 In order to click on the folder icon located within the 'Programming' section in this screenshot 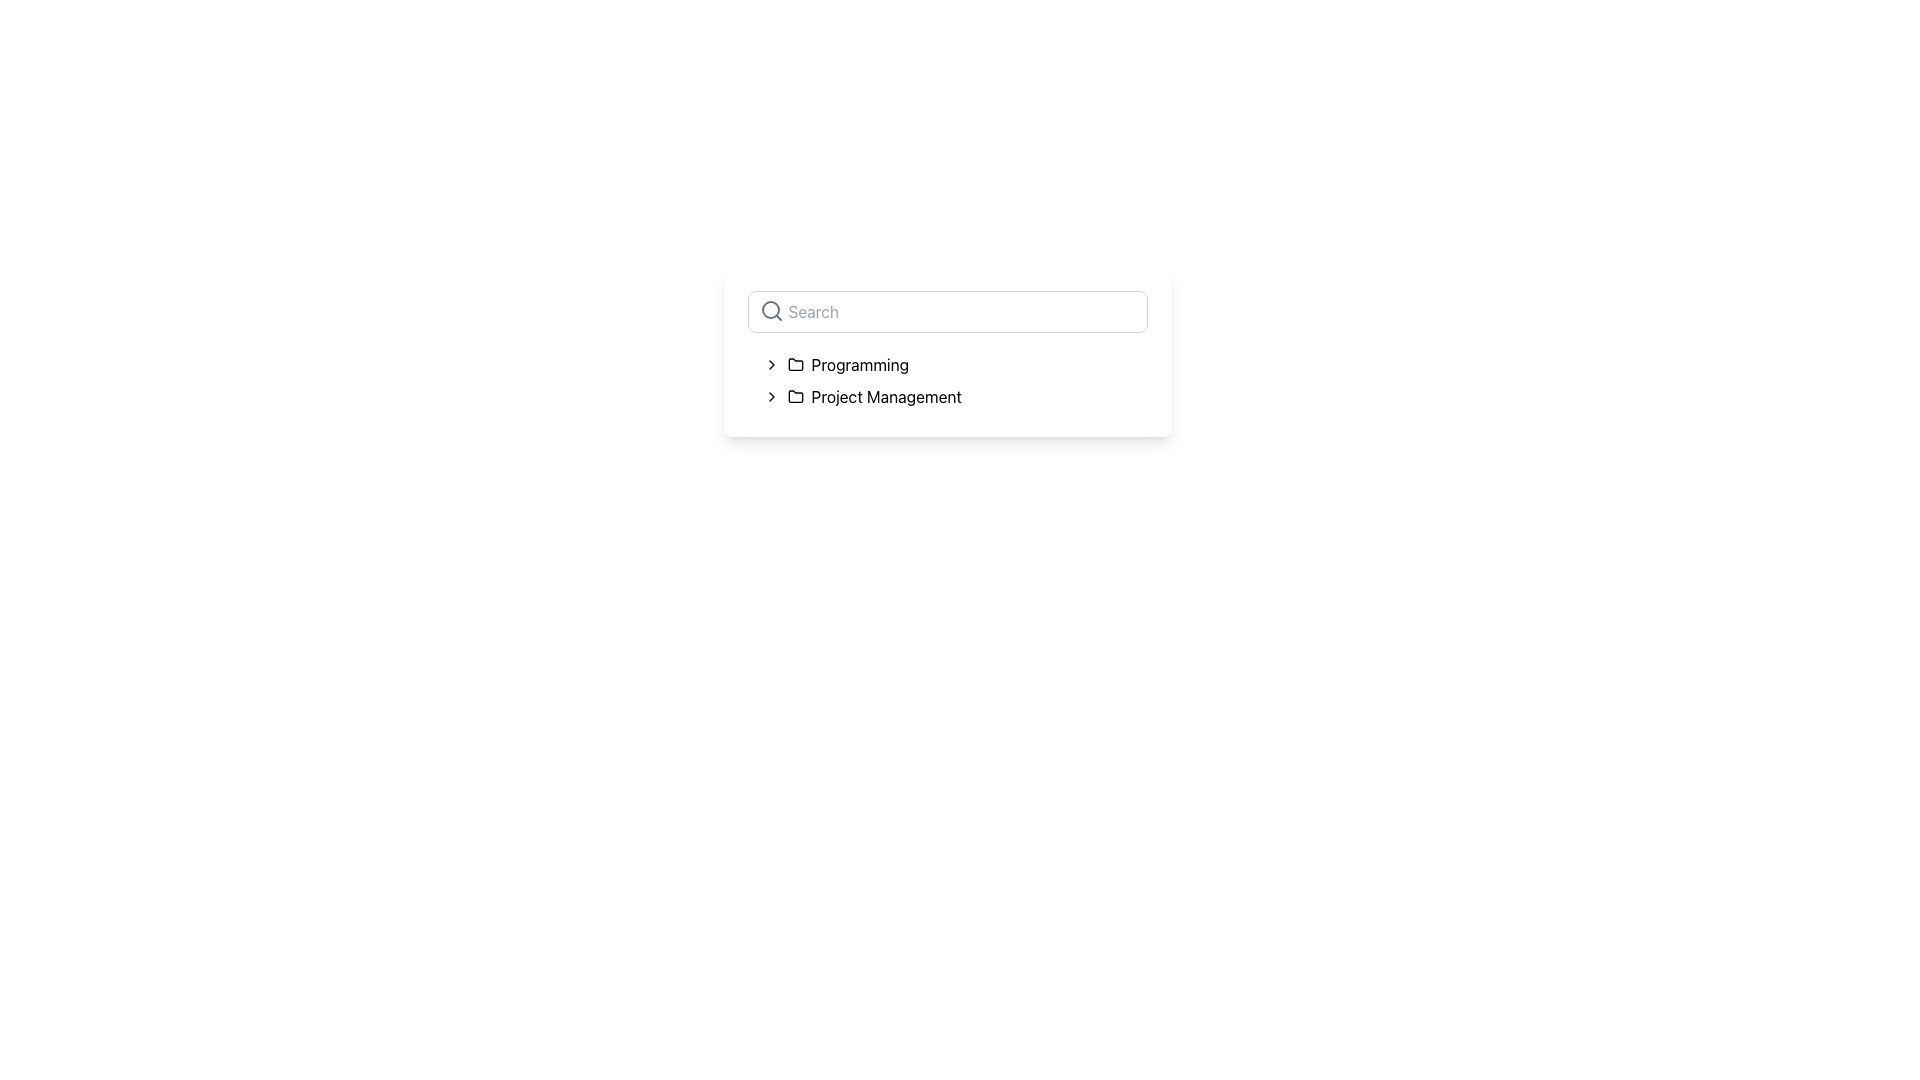, I will do `click(794, 364)`.